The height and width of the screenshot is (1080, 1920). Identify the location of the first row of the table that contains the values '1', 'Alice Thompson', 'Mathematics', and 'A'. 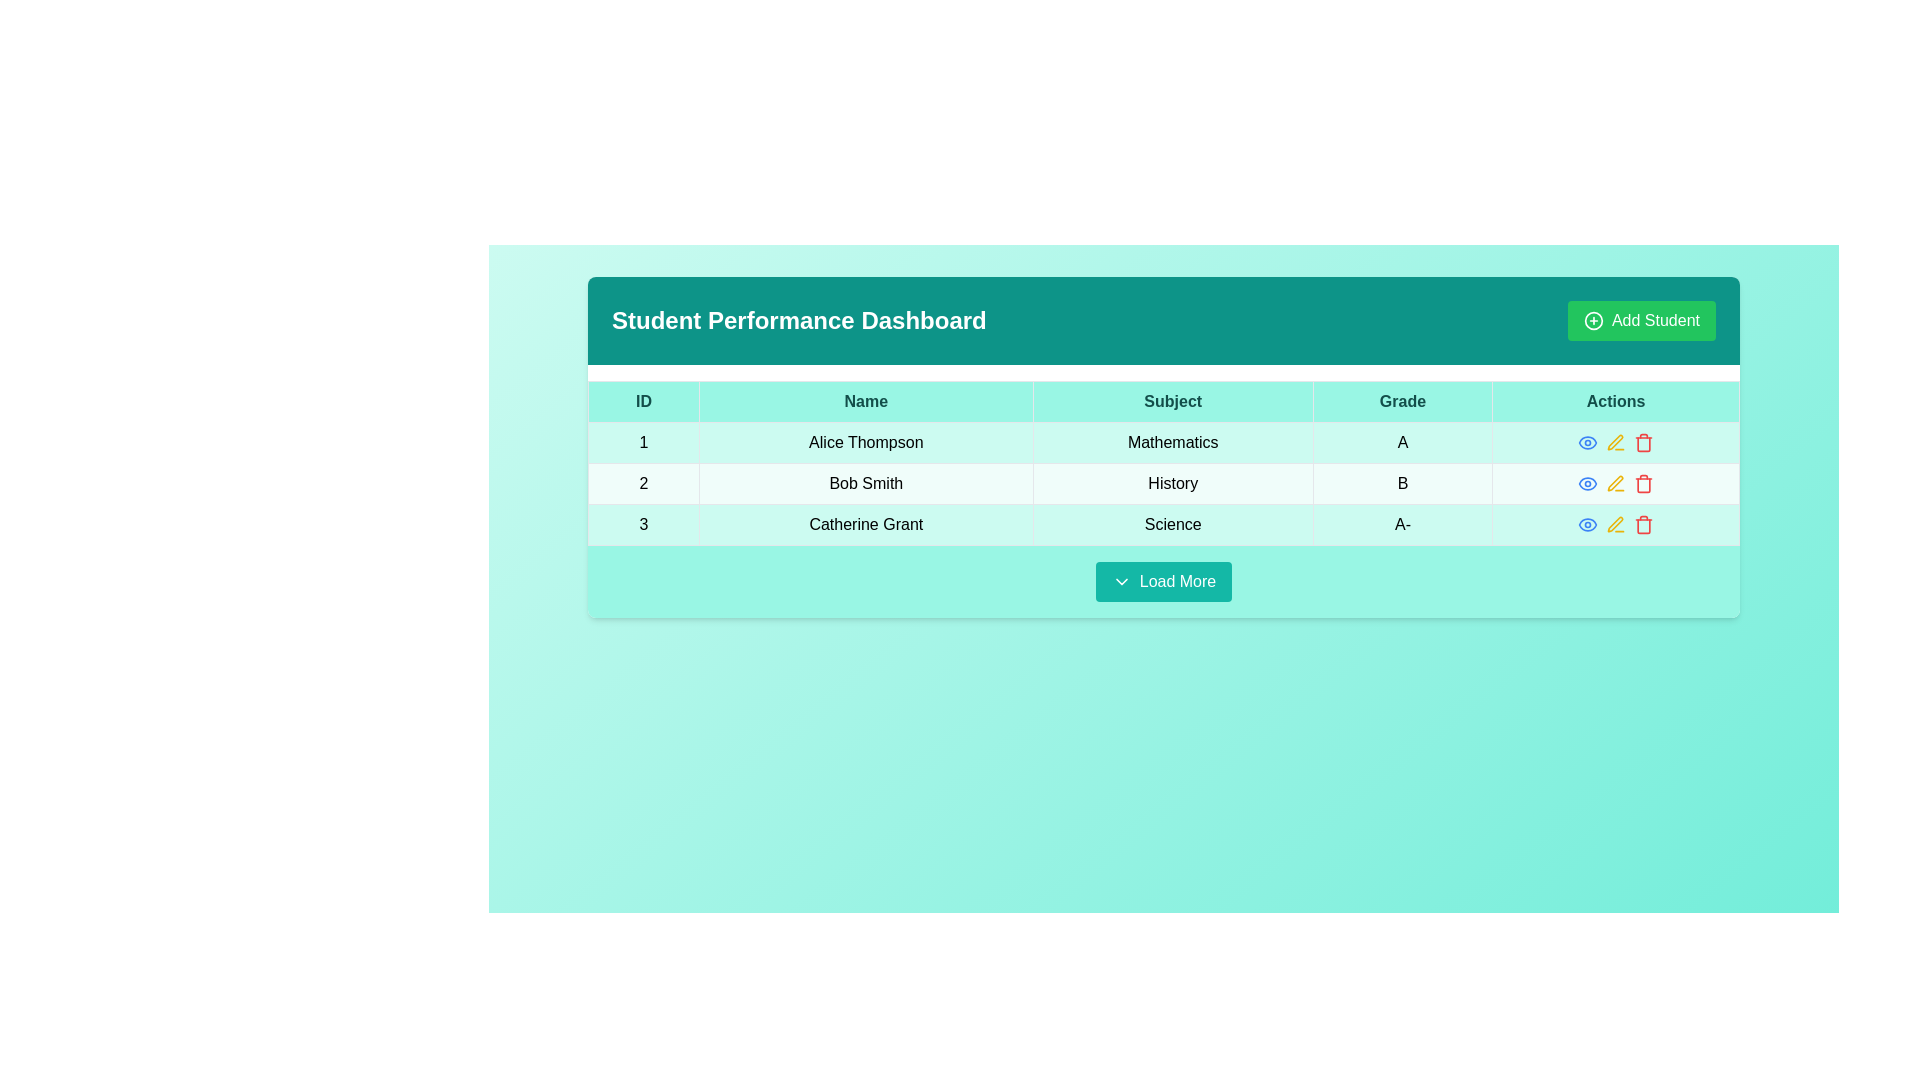
(1163, 442).